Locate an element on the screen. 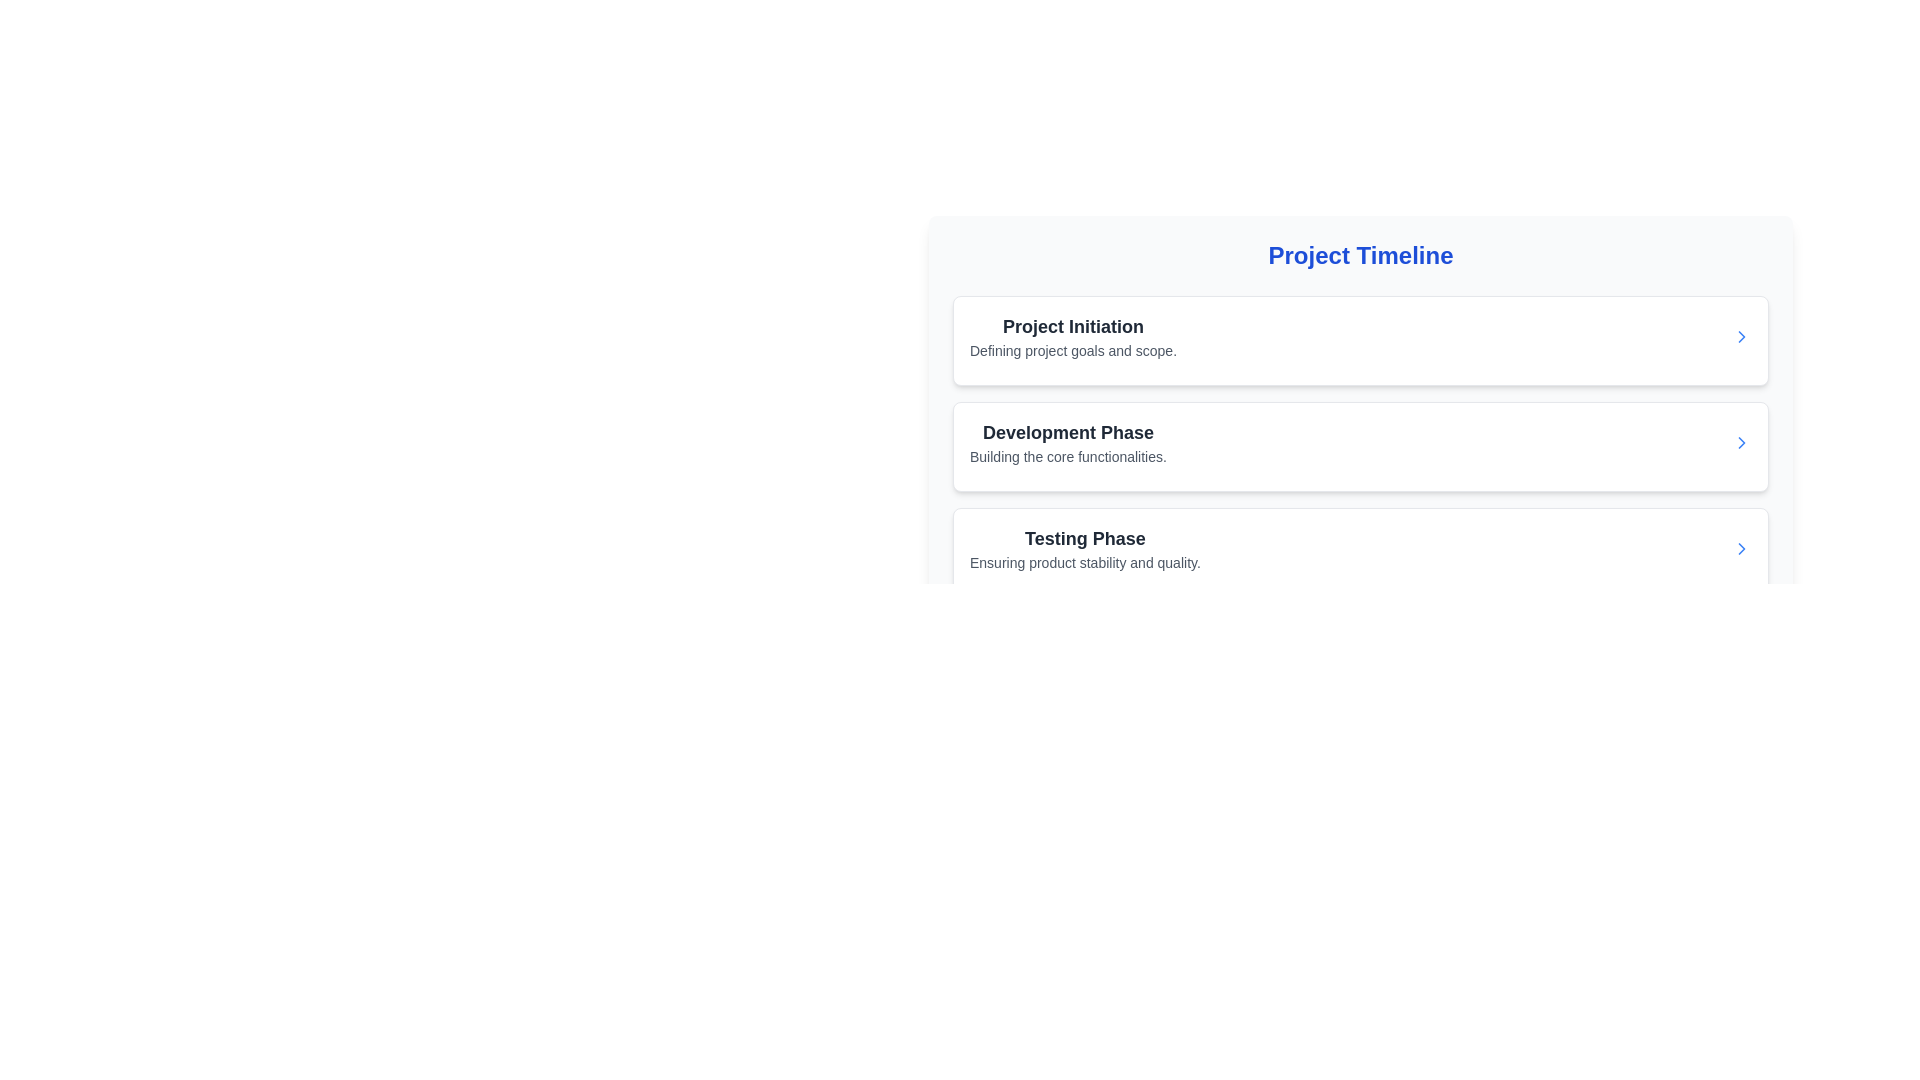 The height and width of the screenshot is (1080, 1920). the right-facing arrow icon styled in blue, located at the far right of the 'Testing Phase' section is located at coordinates (1741, 548).